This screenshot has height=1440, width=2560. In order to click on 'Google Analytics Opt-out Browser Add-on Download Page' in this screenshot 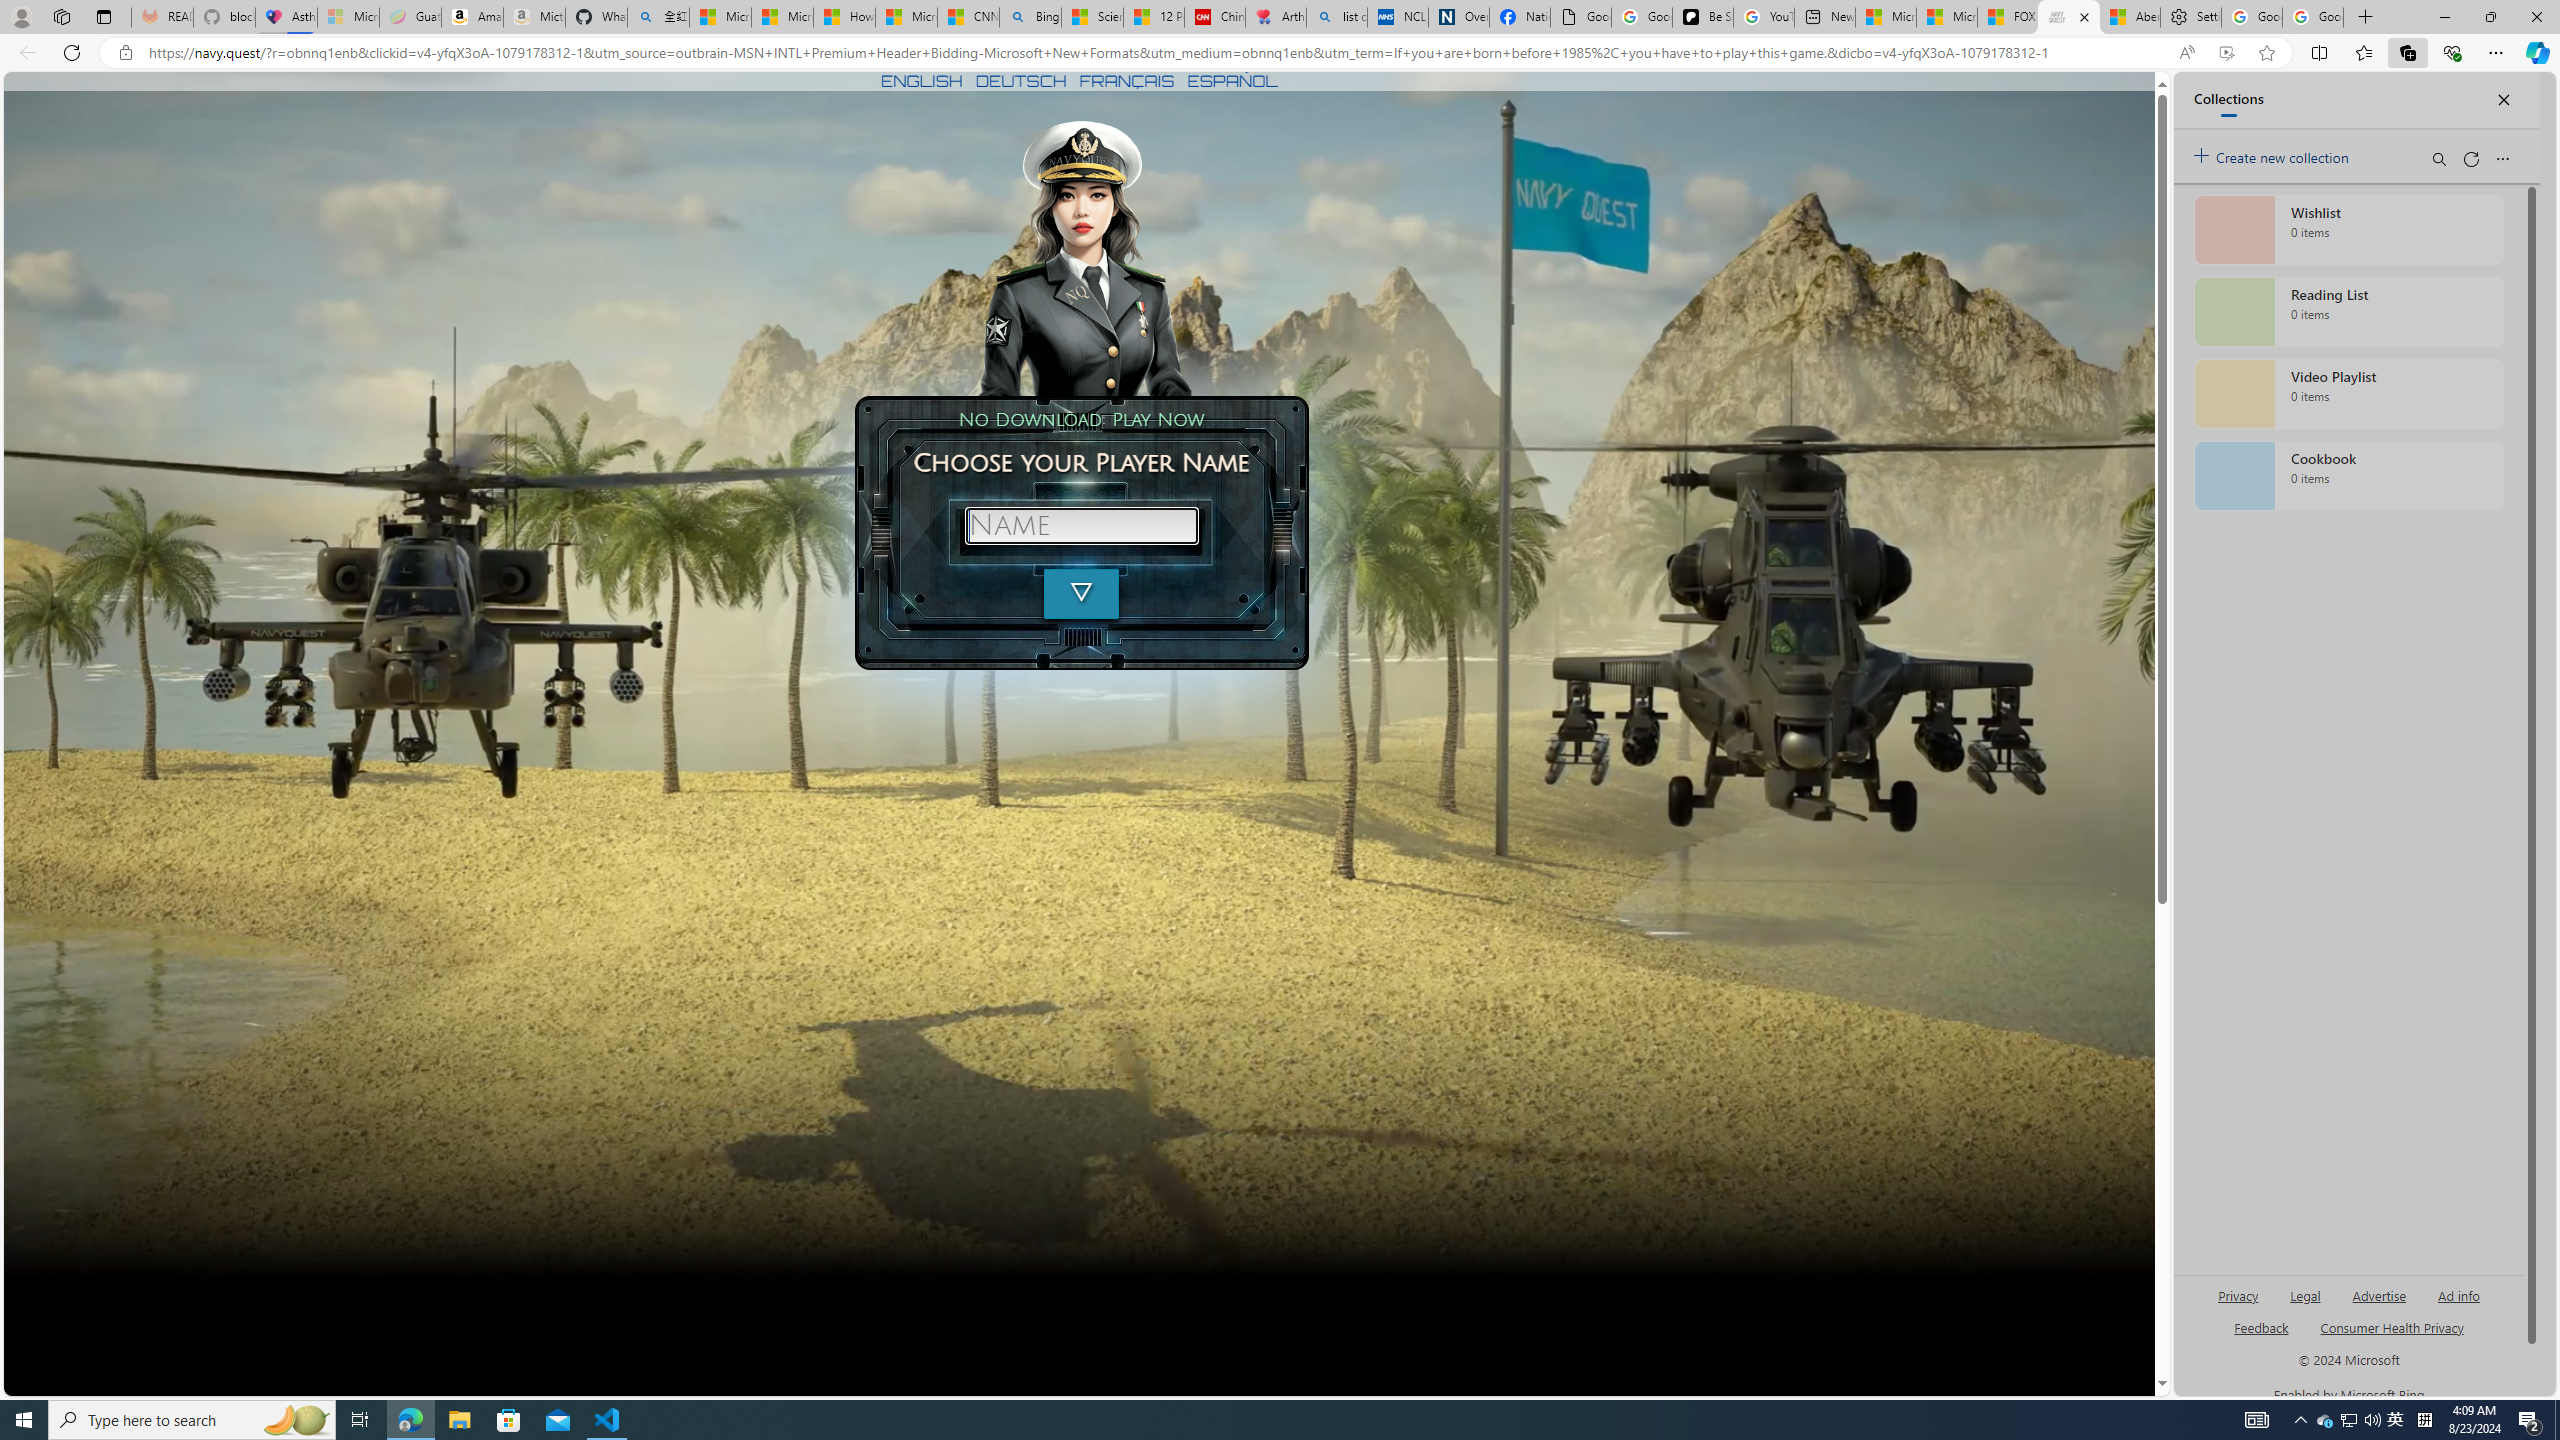, I will do `click(1579, 16)`.